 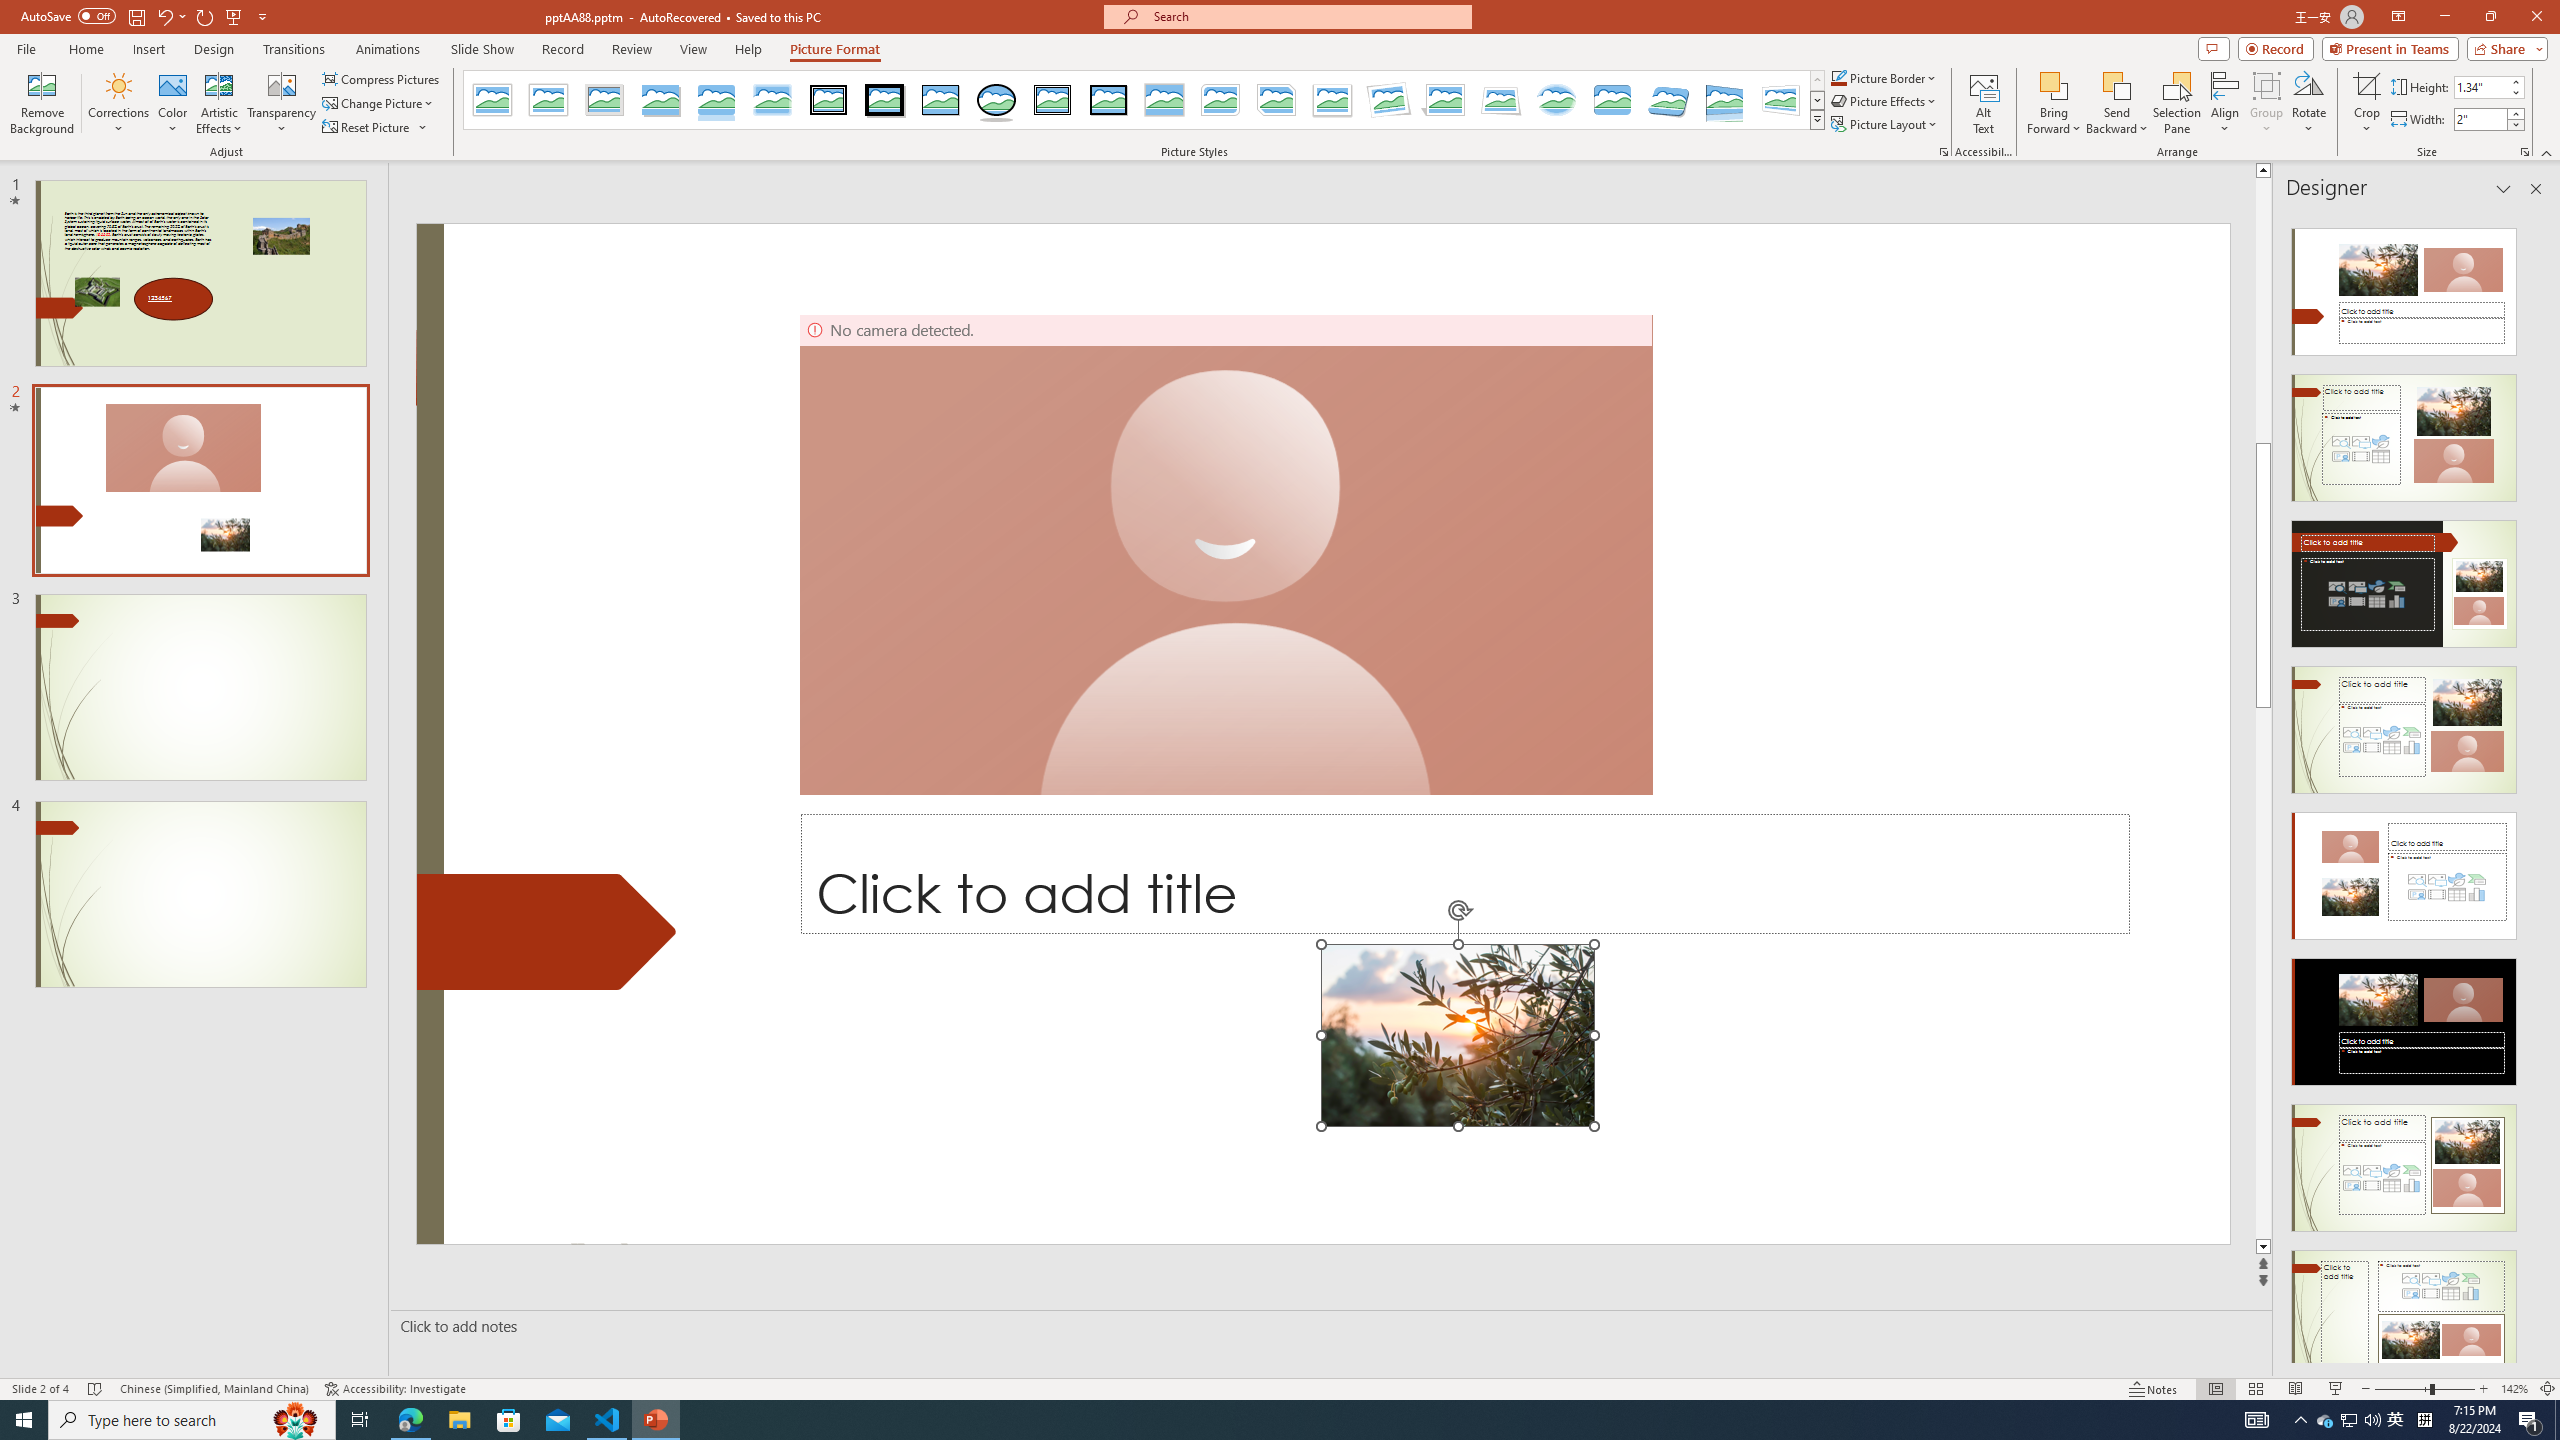 I want to click on 'Size and Position...', so click(x=2523, y=150).